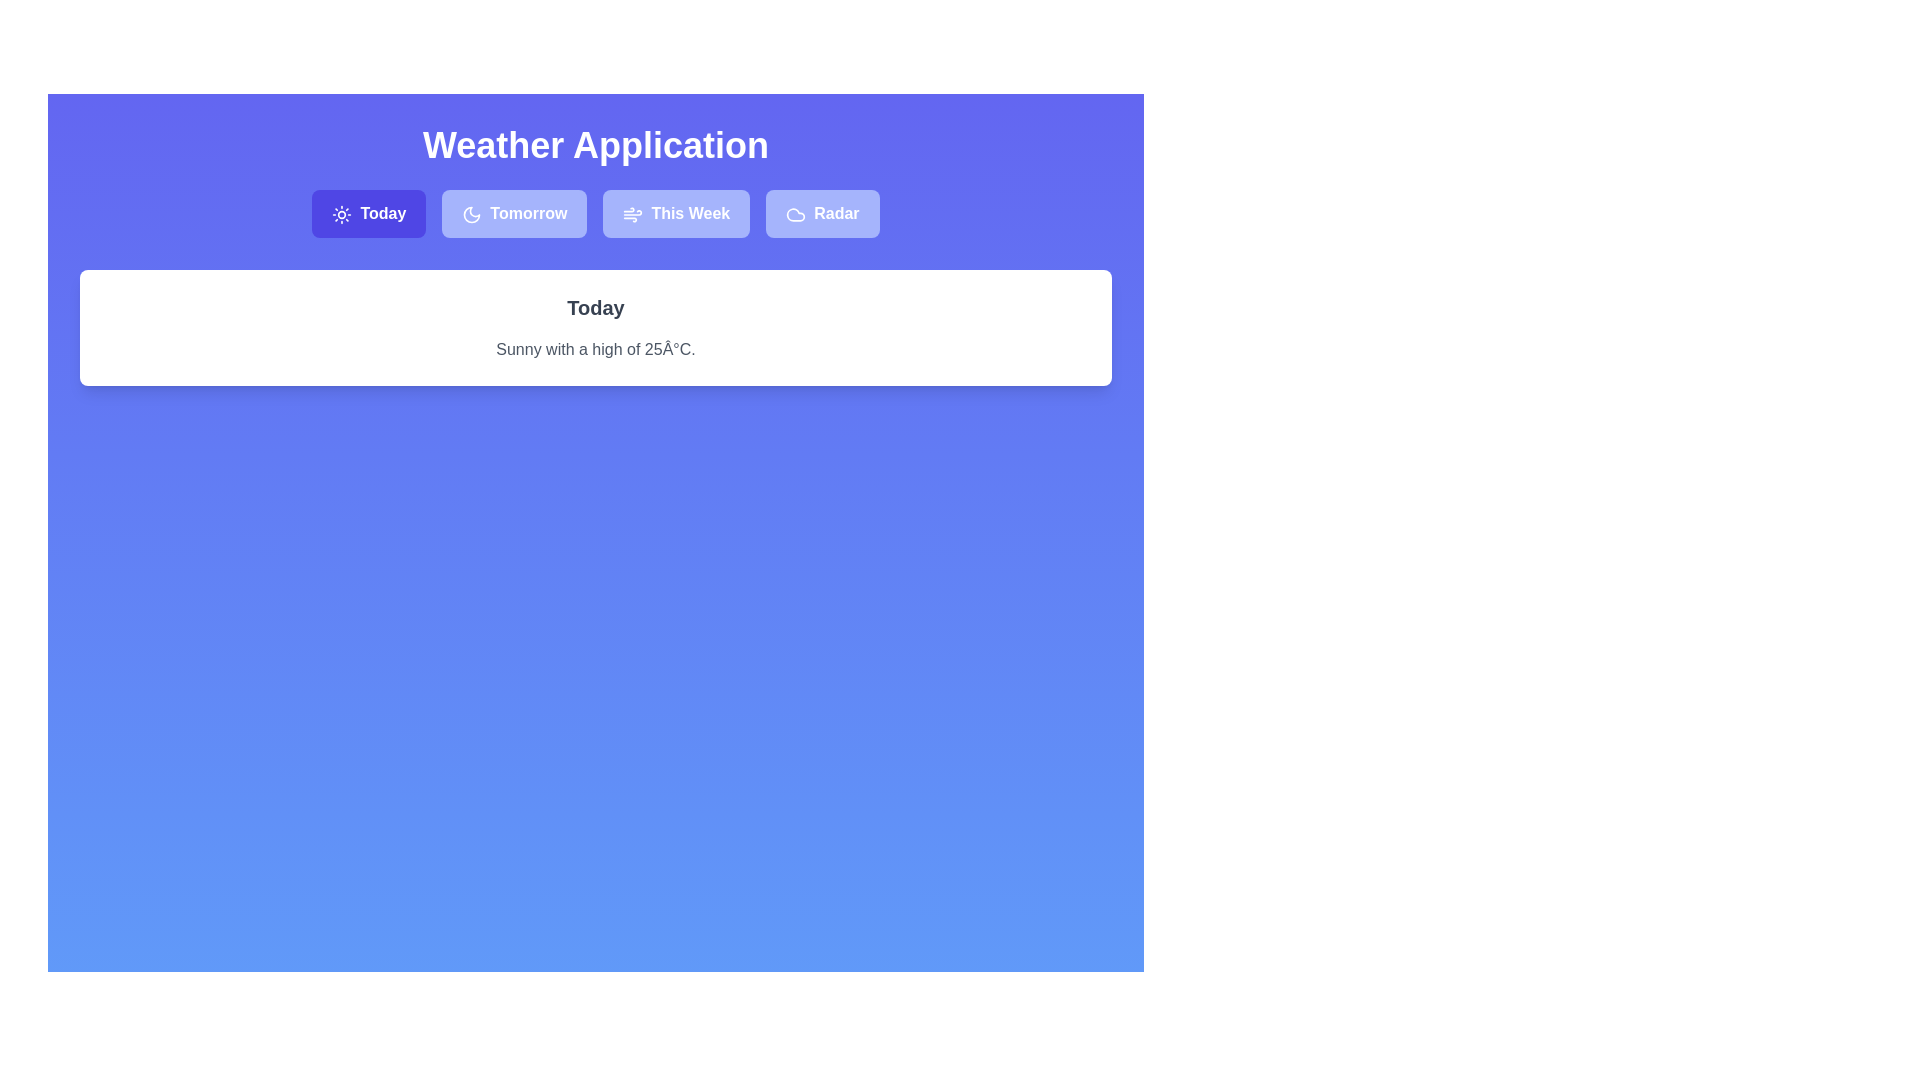 The image size is (1920, 1080). I want to click on the tab labeled This Week to observe the hover effect, so click(676, 213).